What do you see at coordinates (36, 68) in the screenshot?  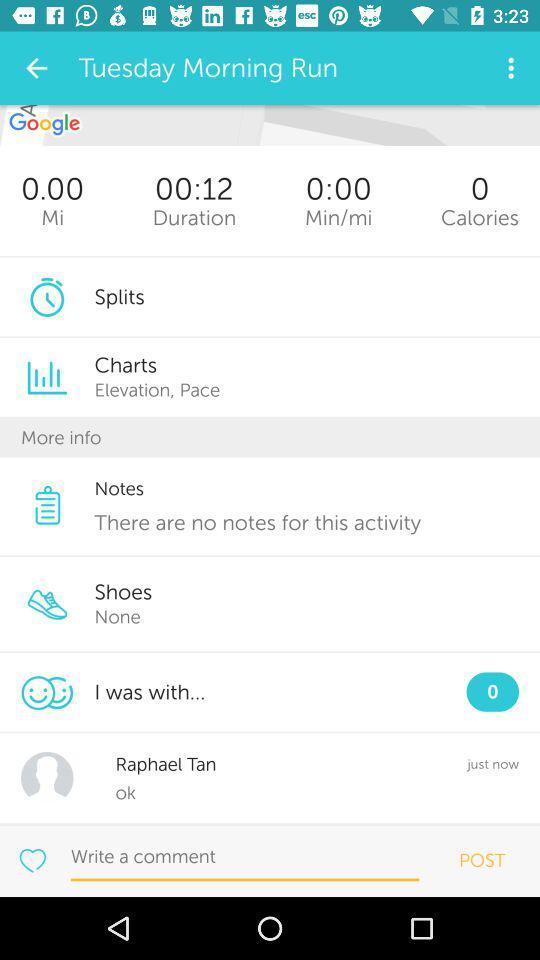 I see `item next to the tuesday morning run item` at bounding box center [36, 68].